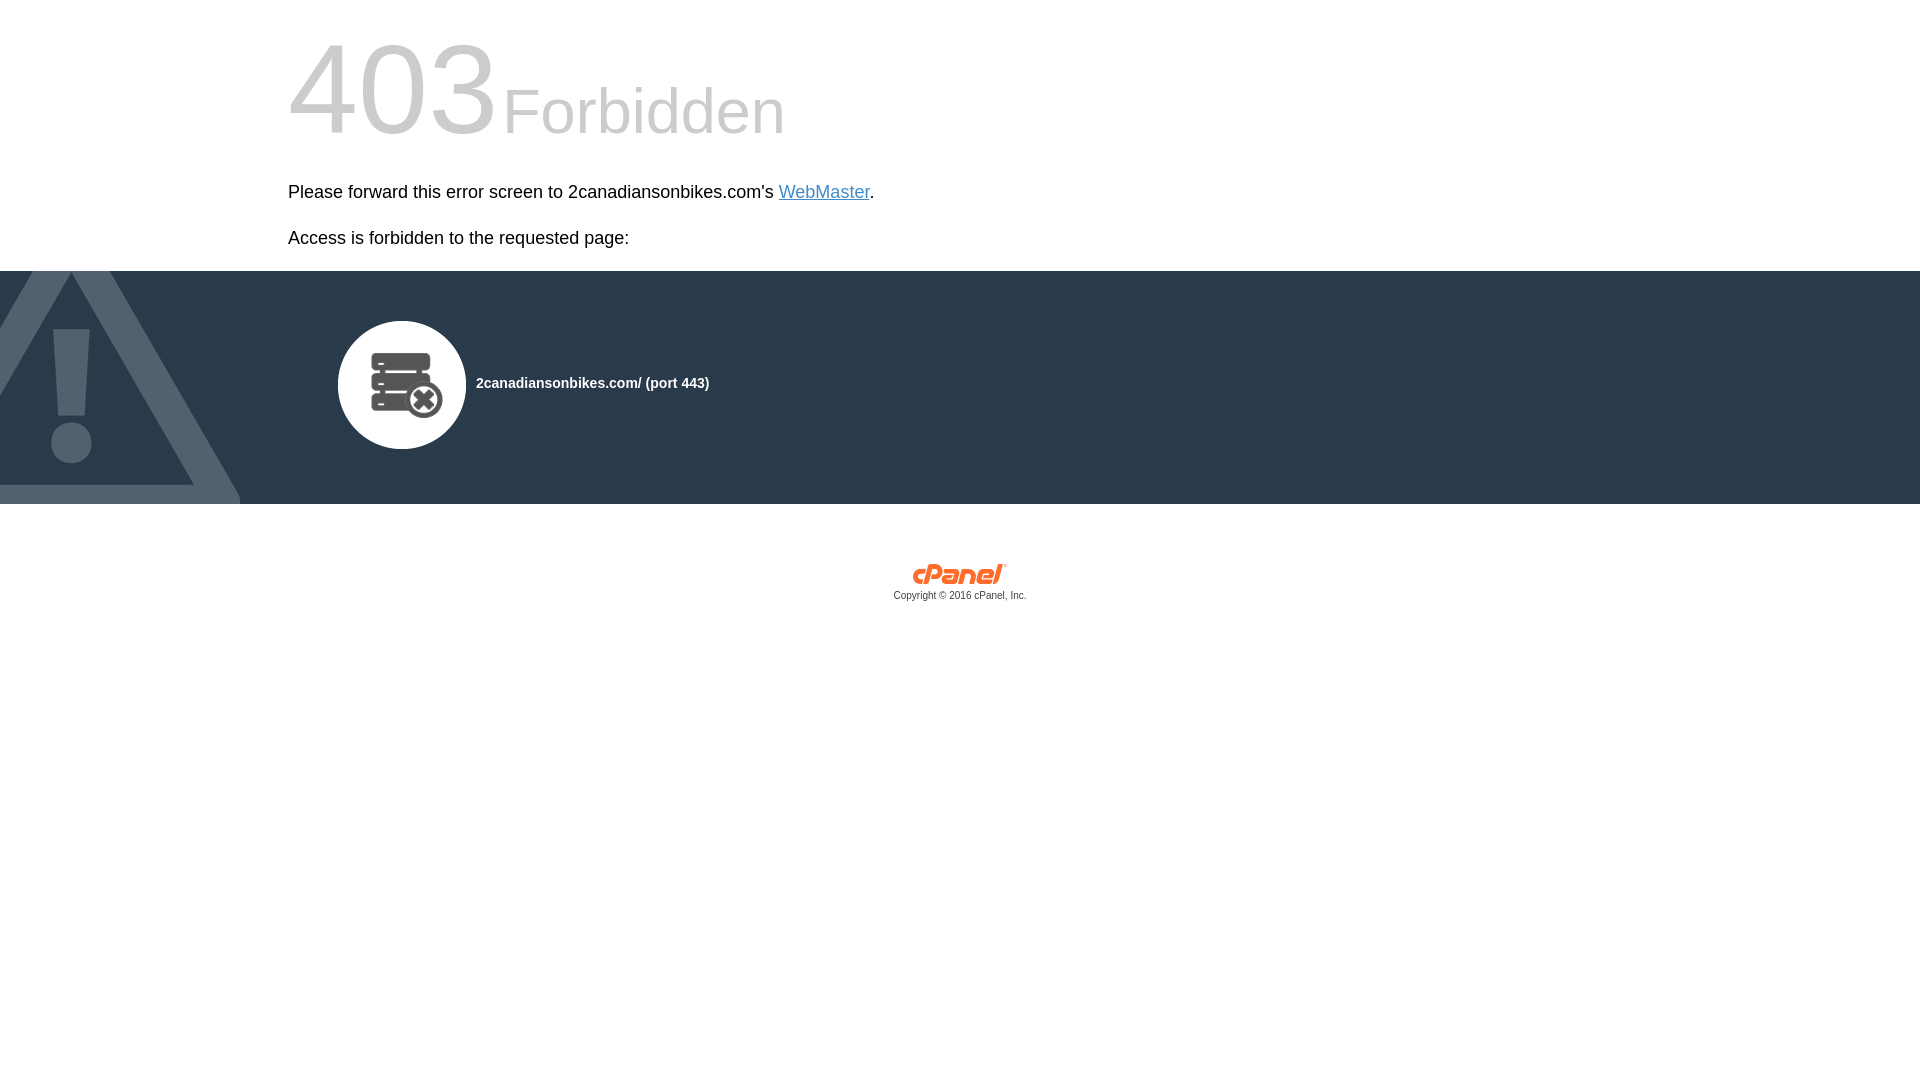 The height and width of the screenshot is (1080, 1920). Describe the element at coordinates (777, 192) in the screenshot. I see `'WebMaster'` at that location.